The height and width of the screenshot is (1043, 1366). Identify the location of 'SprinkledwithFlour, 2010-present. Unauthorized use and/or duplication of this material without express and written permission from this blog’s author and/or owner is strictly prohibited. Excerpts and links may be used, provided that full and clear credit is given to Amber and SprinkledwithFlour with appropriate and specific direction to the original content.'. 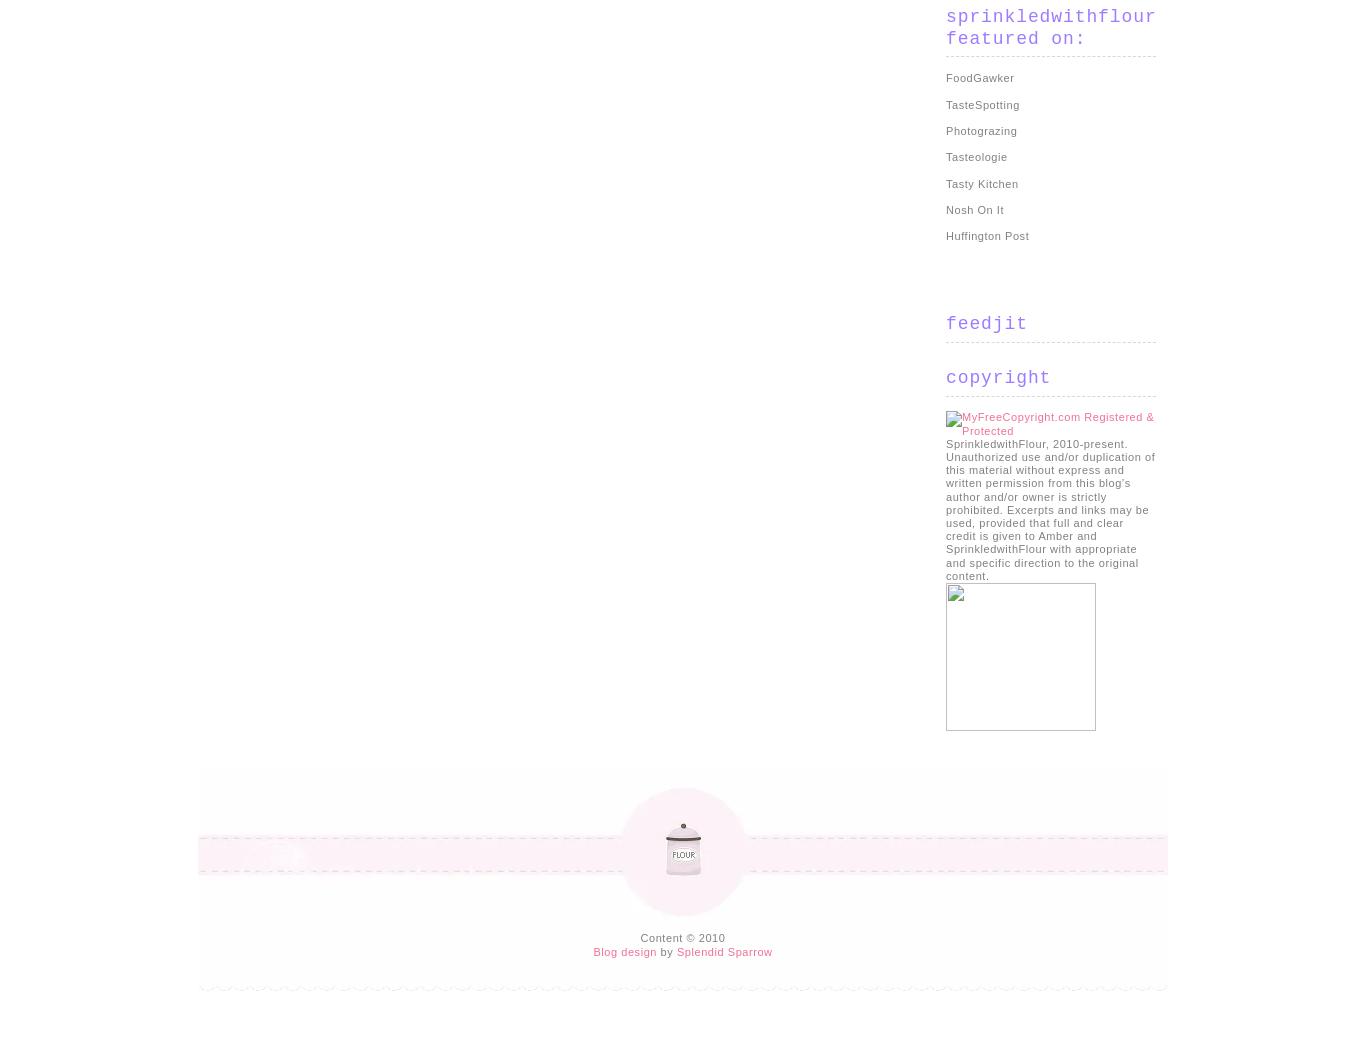
(1049, 507).